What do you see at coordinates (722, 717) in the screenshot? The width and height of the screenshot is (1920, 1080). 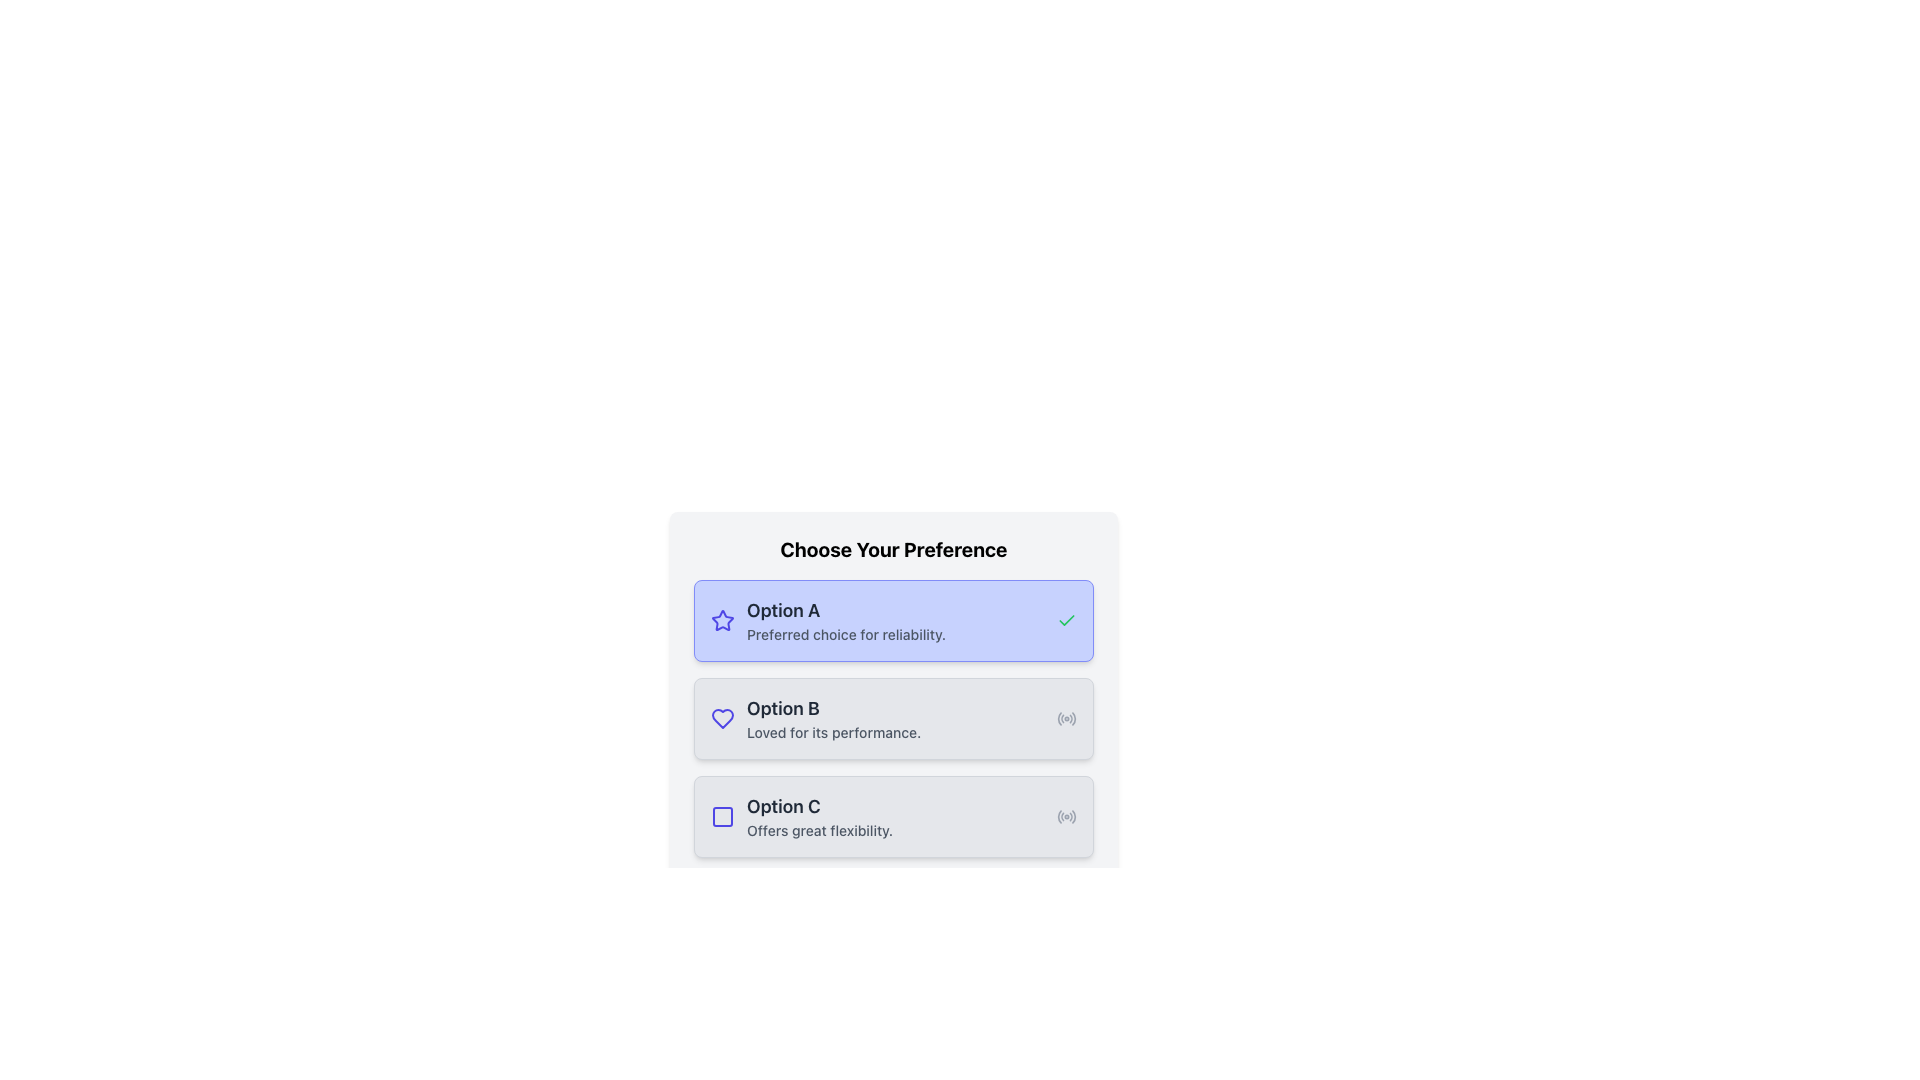 I see `the heart icon within the 'Option B' button` at bounding box center [722, 717].